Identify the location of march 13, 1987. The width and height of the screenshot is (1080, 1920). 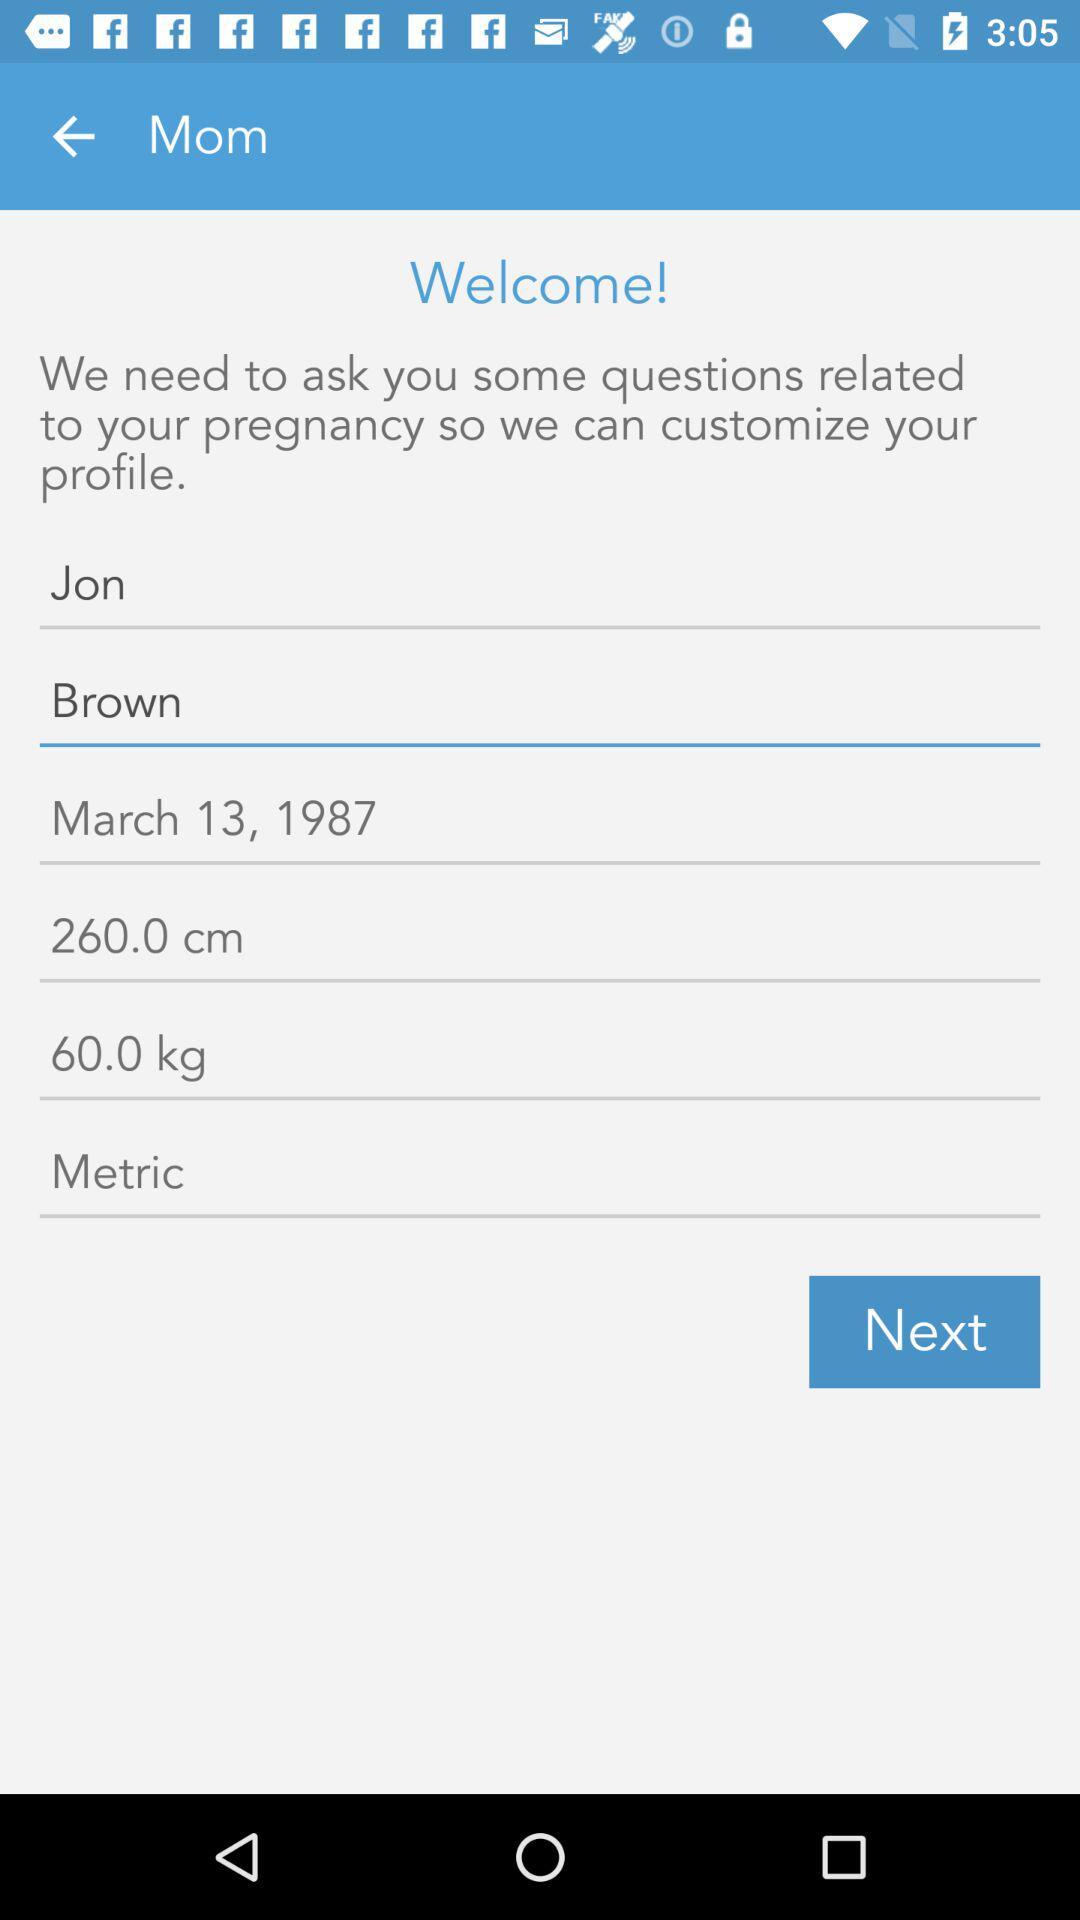
(540, 823).